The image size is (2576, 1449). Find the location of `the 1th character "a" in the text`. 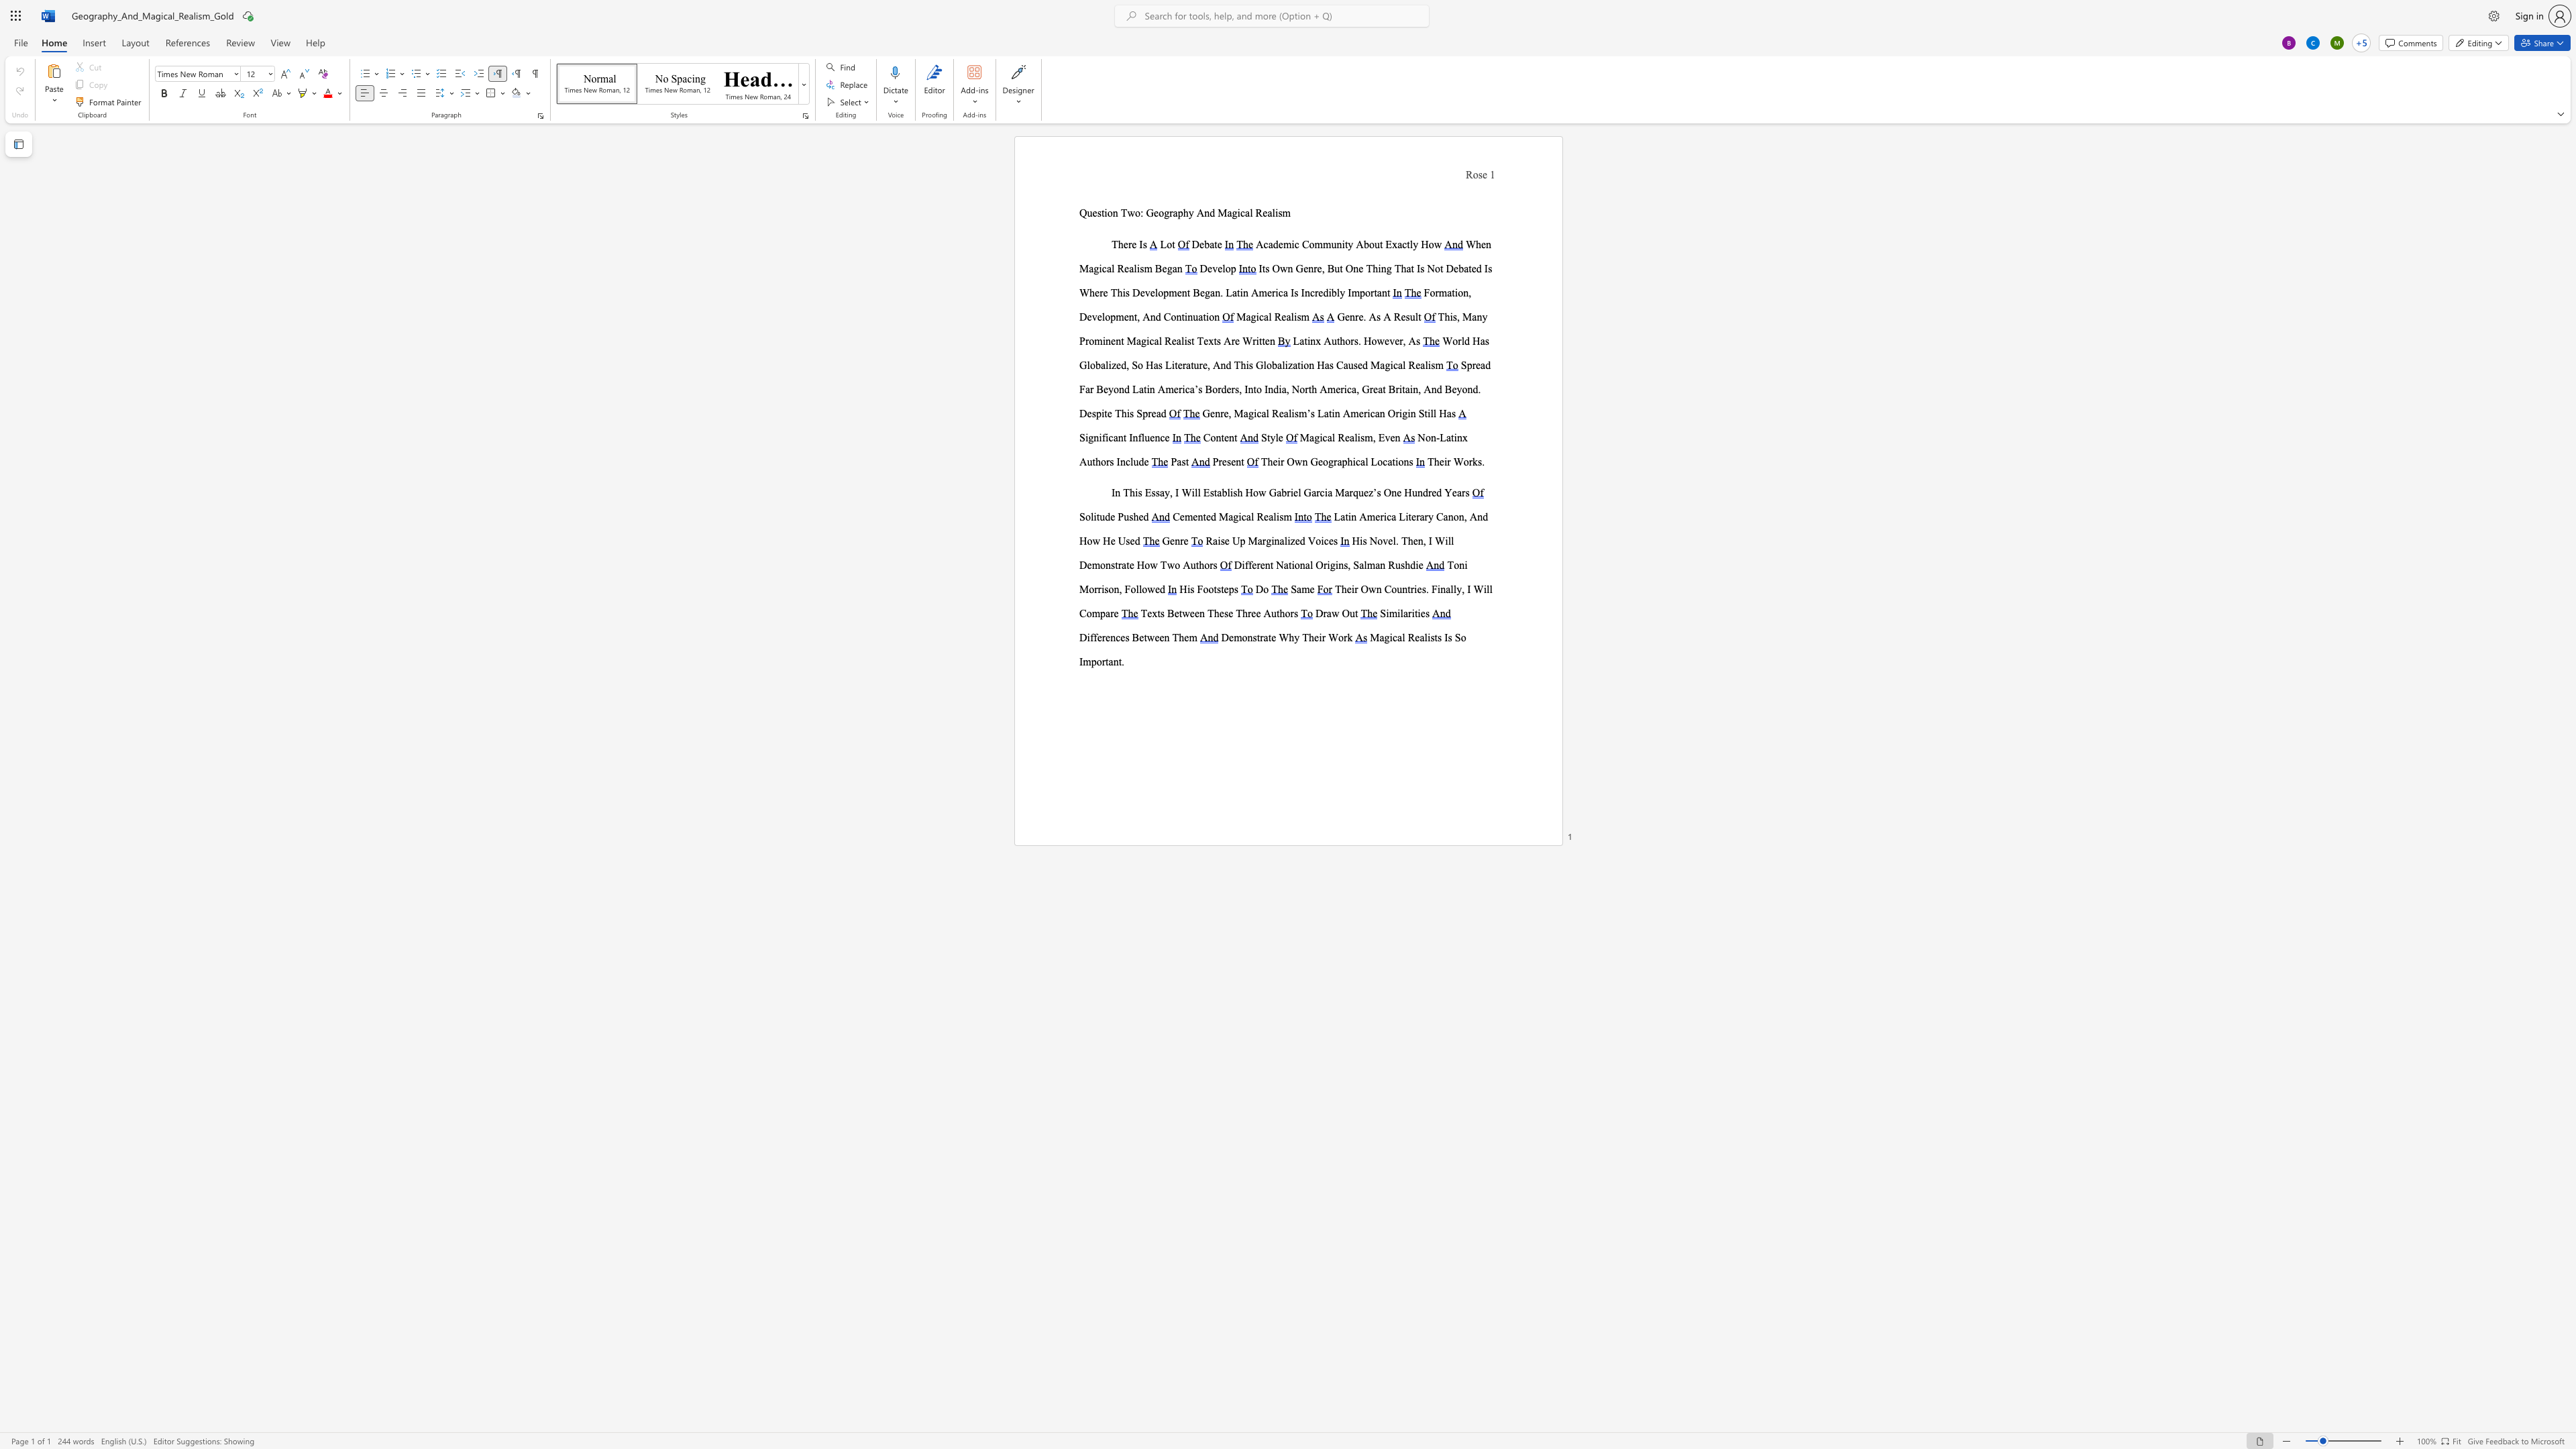

the 1th character "a" in the text is located at coordinates (1246, 316).